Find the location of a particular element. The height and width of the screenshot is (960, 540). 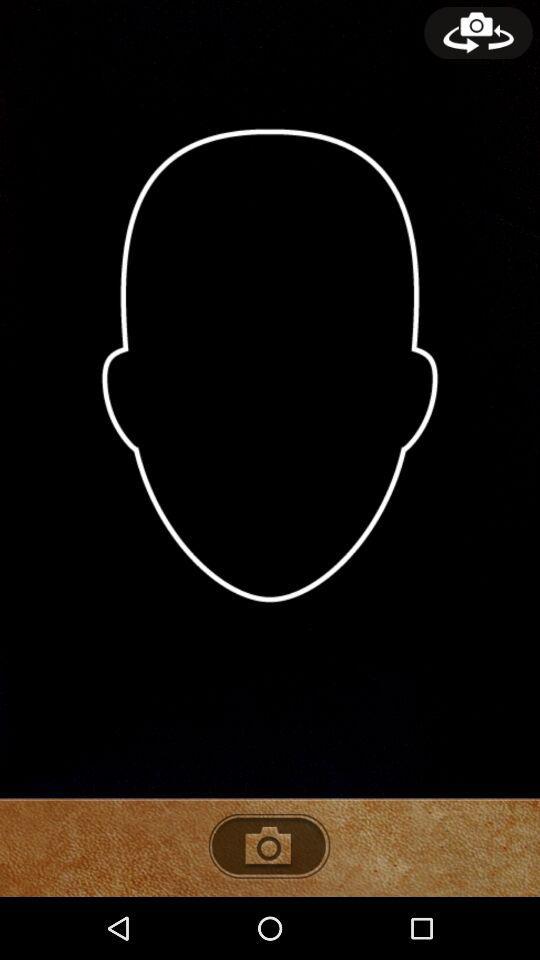

camera rotate icon is located at coordinates (477, 32).